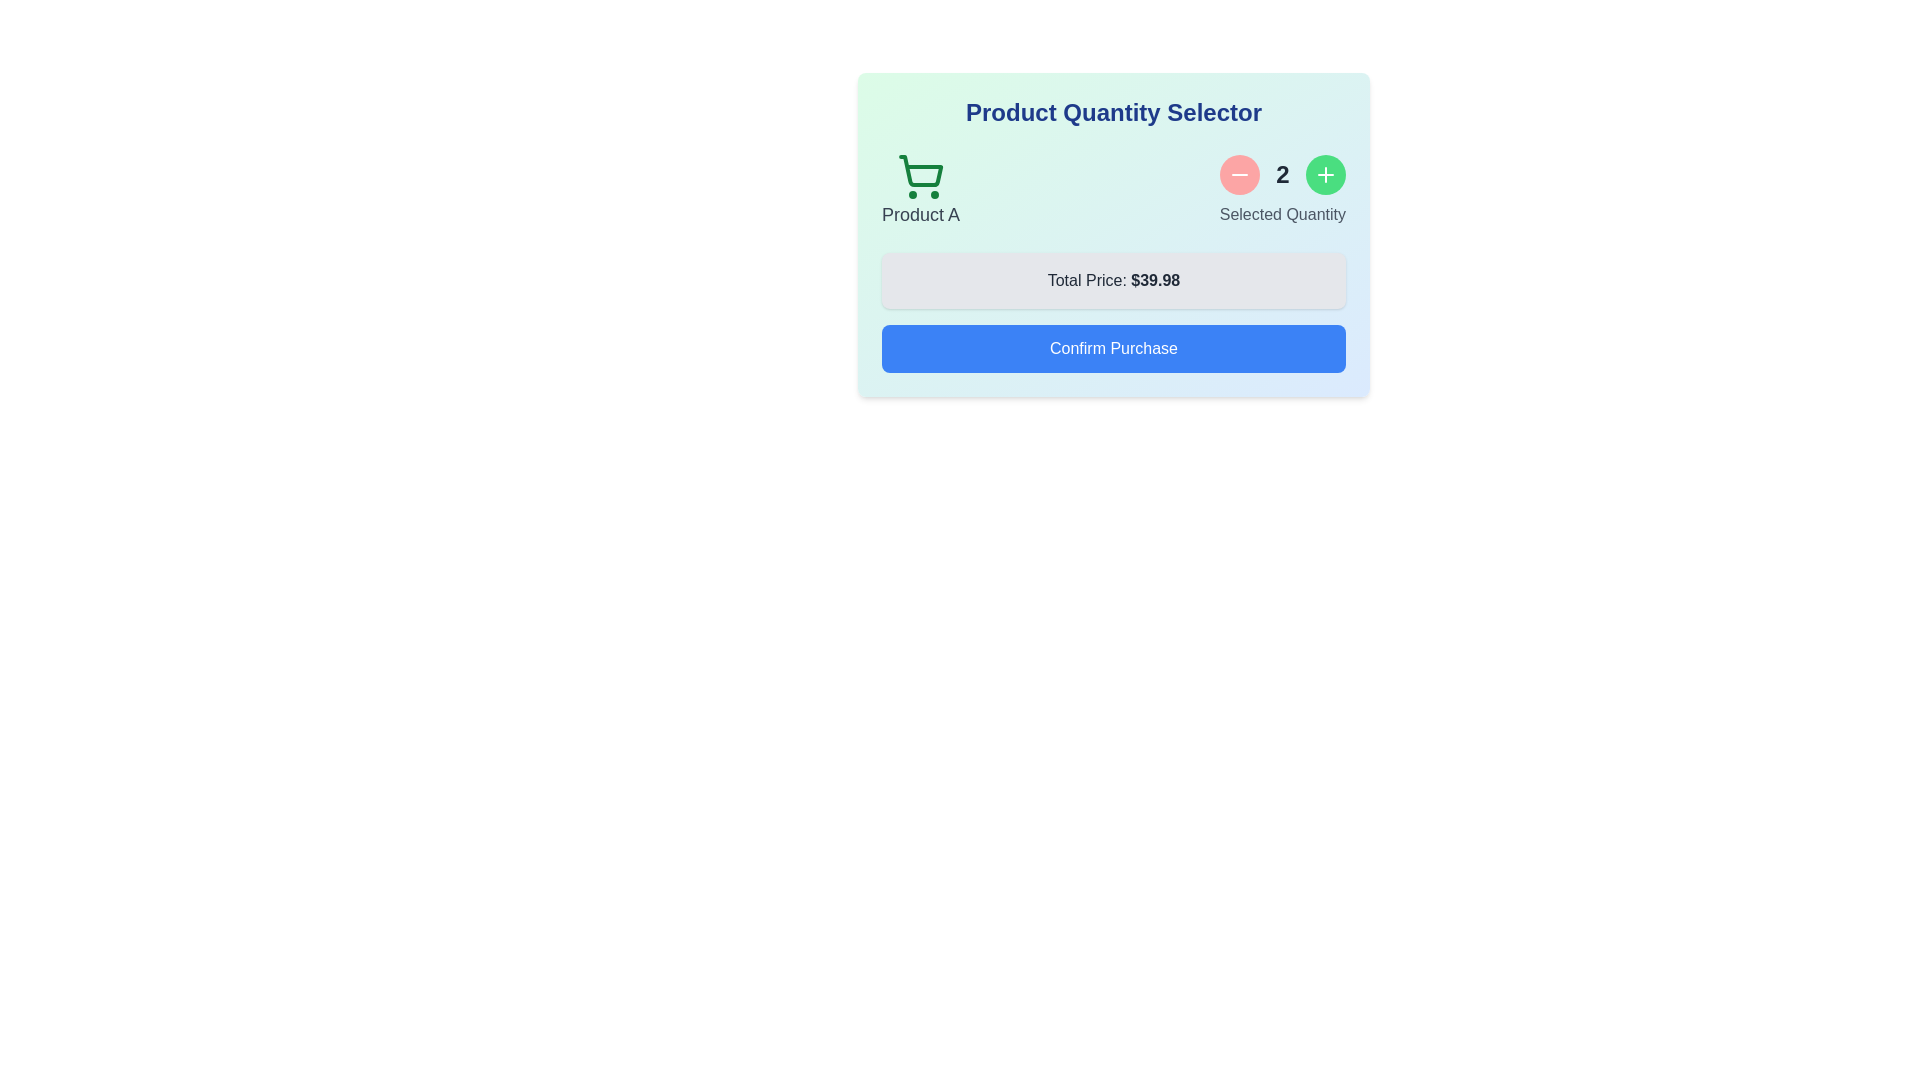  What do you see at coordinates (1112, 347) in the screenshot?
I see `the 'Confirm Purchase' button to proceed with the purchase` at bounding box center [1112, 347].